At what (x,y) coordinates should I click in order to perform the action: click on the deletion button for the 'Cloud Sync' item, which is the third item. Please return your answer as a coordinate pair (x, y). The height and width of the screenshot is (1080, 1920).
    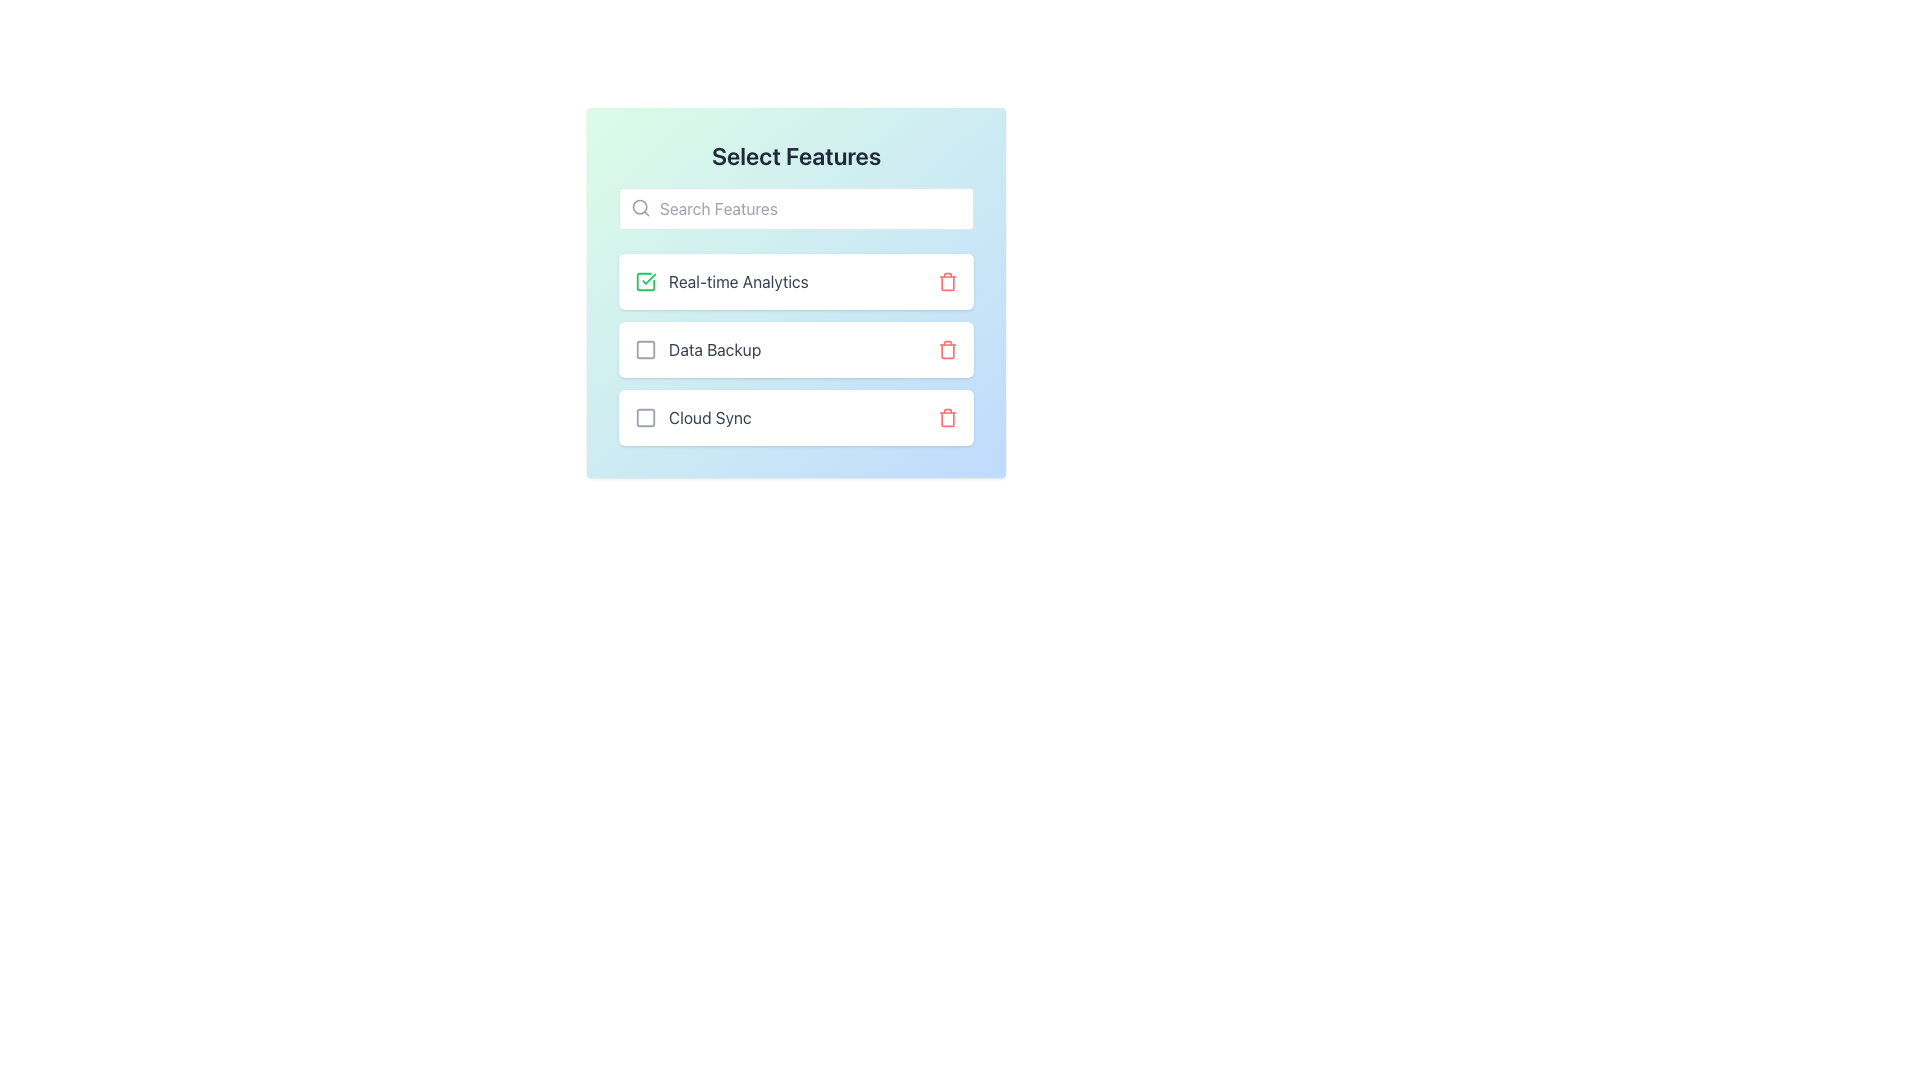
    Looking at the image, I should click on (947, 416).